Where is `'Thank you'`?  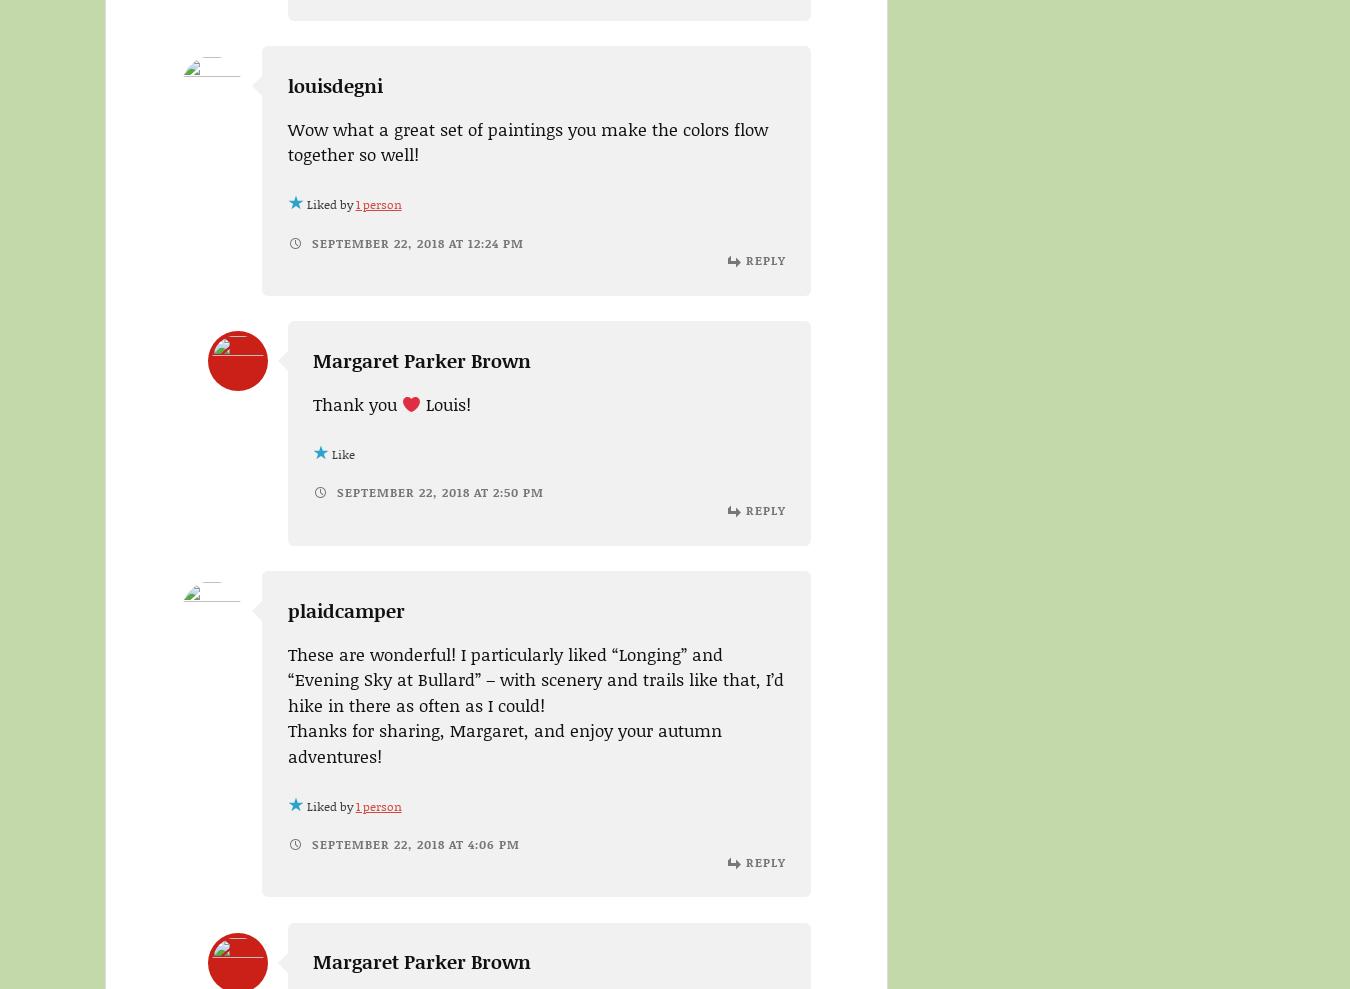
'Thank you' is located at coordinates (357, 403).